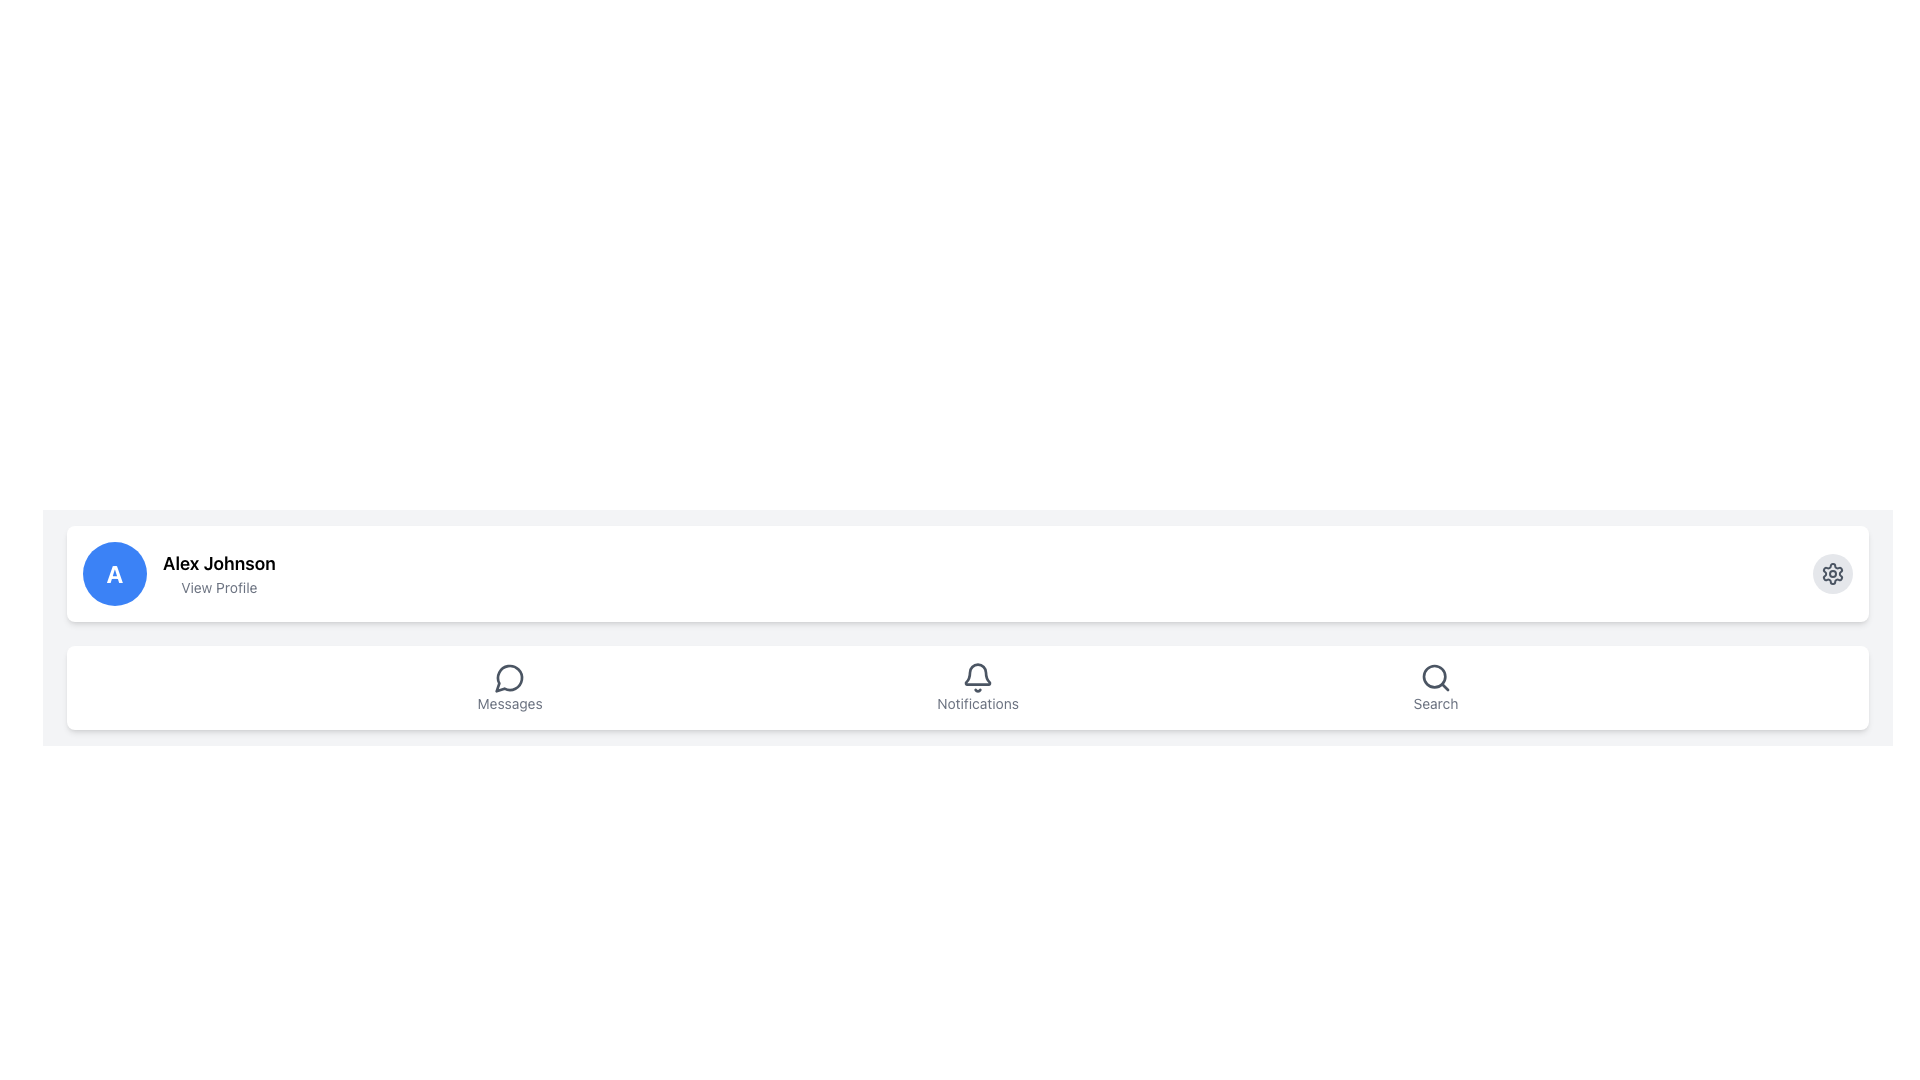 The image size is (1920, 1080). Describe the element at coordinates (1434, 703) in the screenshot. I see `the 'Search' text label, which is styled in gray and positioned below a magnifying glass icon, serving as the label for the search feature` at that location.